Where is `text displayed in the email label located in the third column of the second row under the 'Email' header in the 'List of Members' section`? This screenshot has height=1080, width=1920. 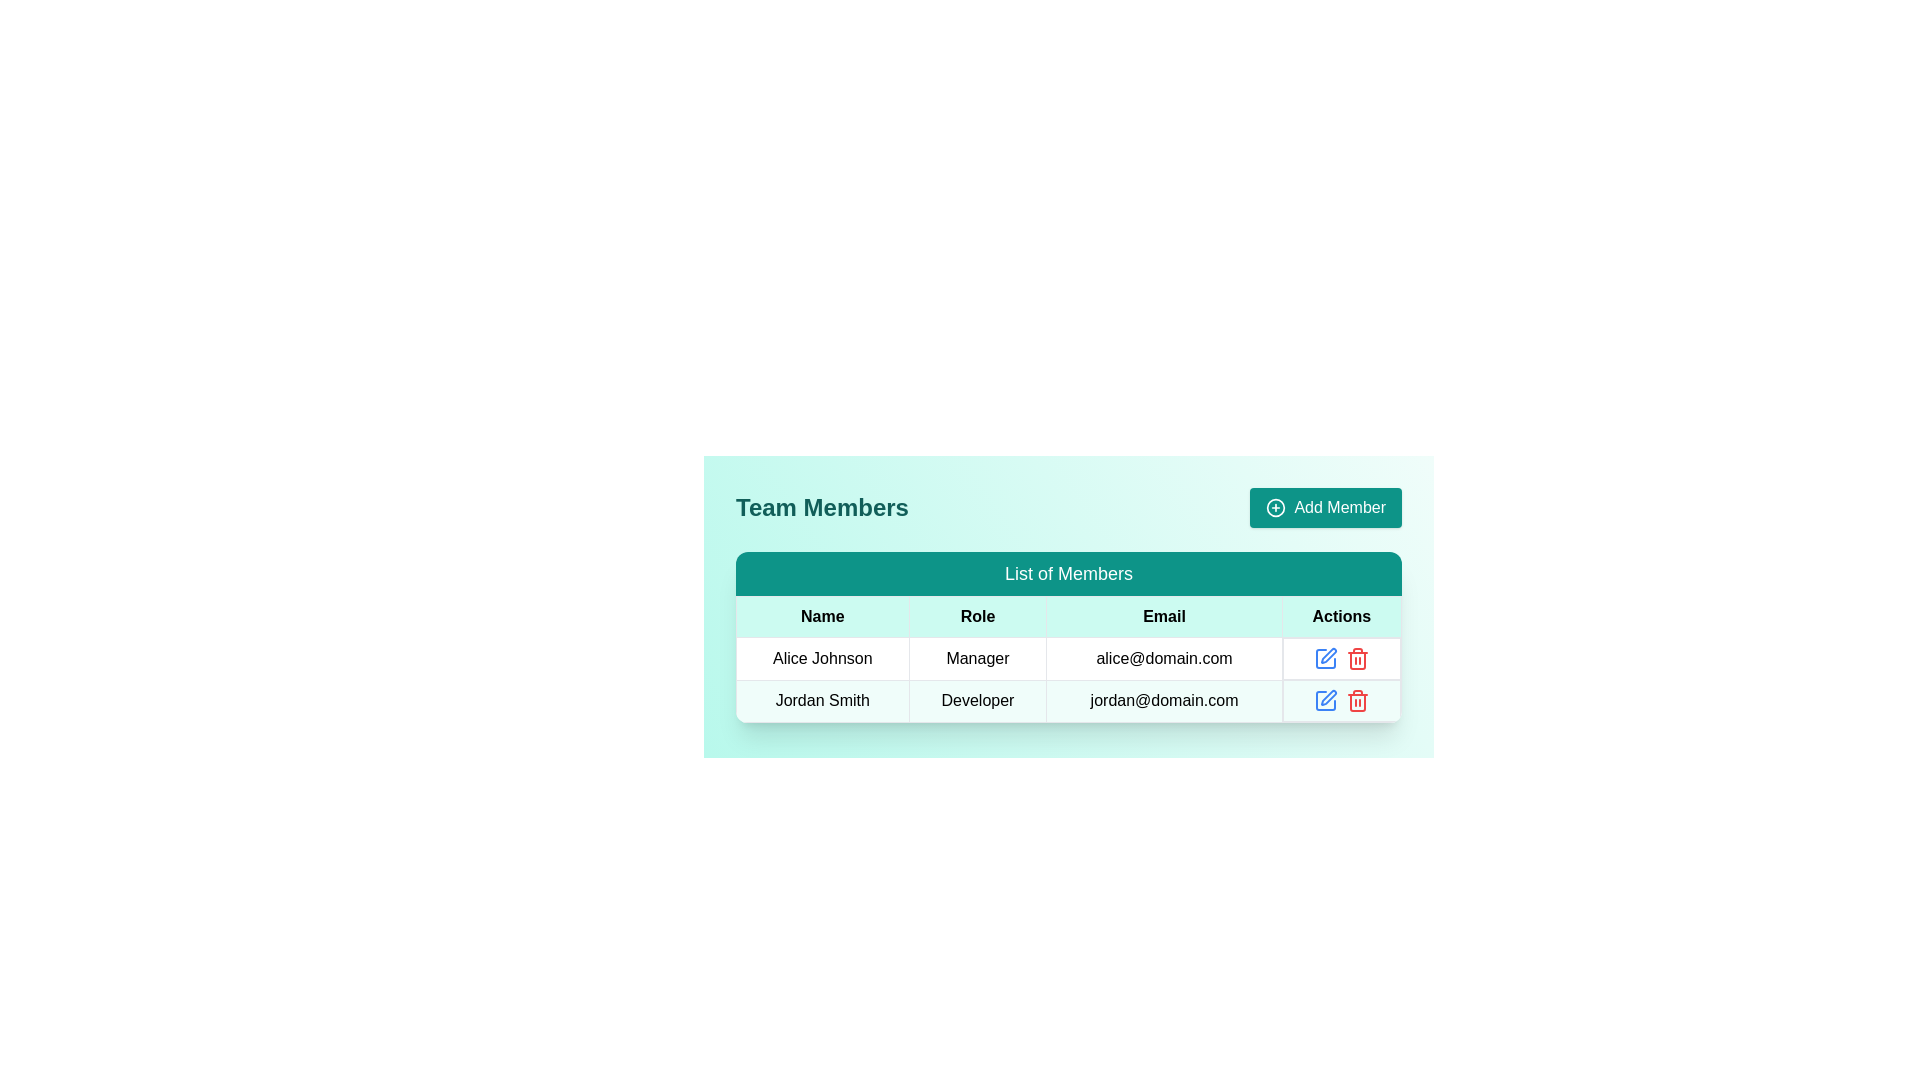
text displayed in the email label located in the third column of the second row under the 'Email' header in the 'List of Members' section is located at coordinates (1164, 700).